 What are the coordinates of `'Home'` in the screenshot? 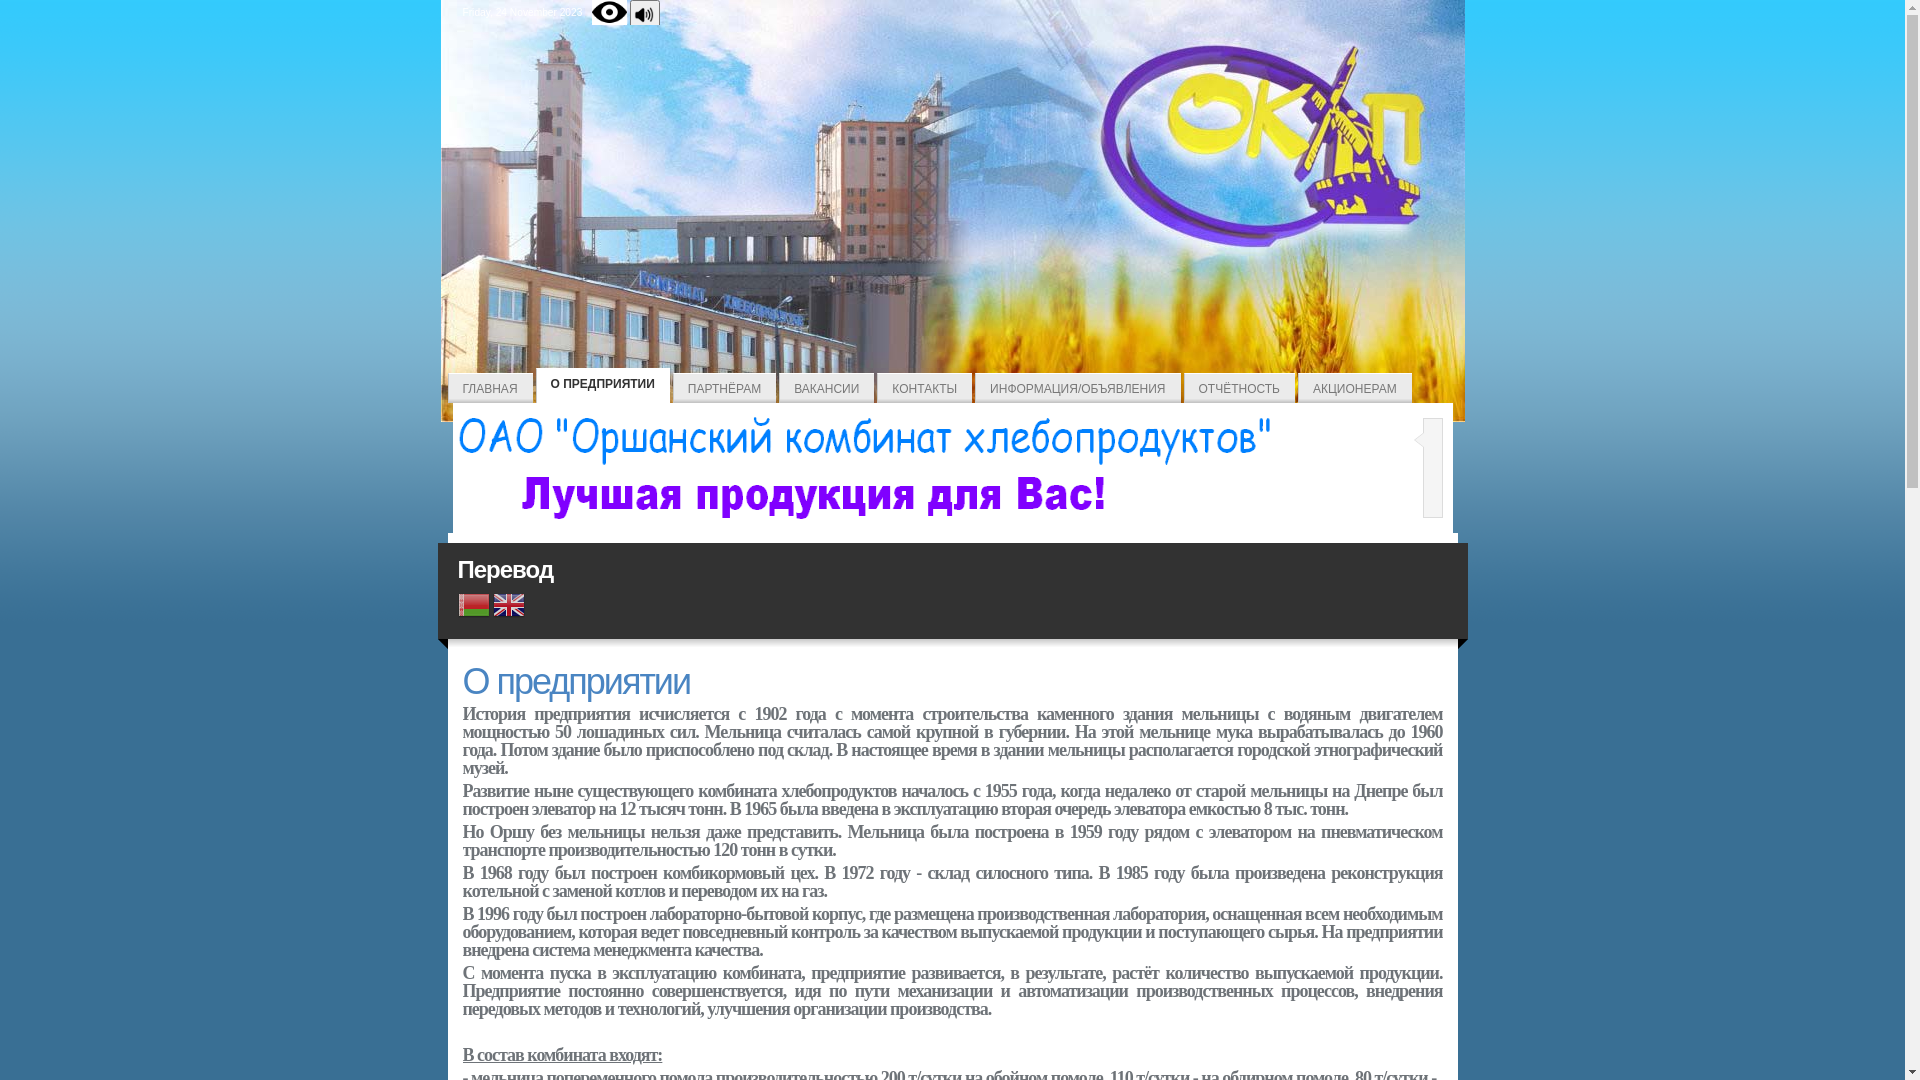 It's located at (950, 519).